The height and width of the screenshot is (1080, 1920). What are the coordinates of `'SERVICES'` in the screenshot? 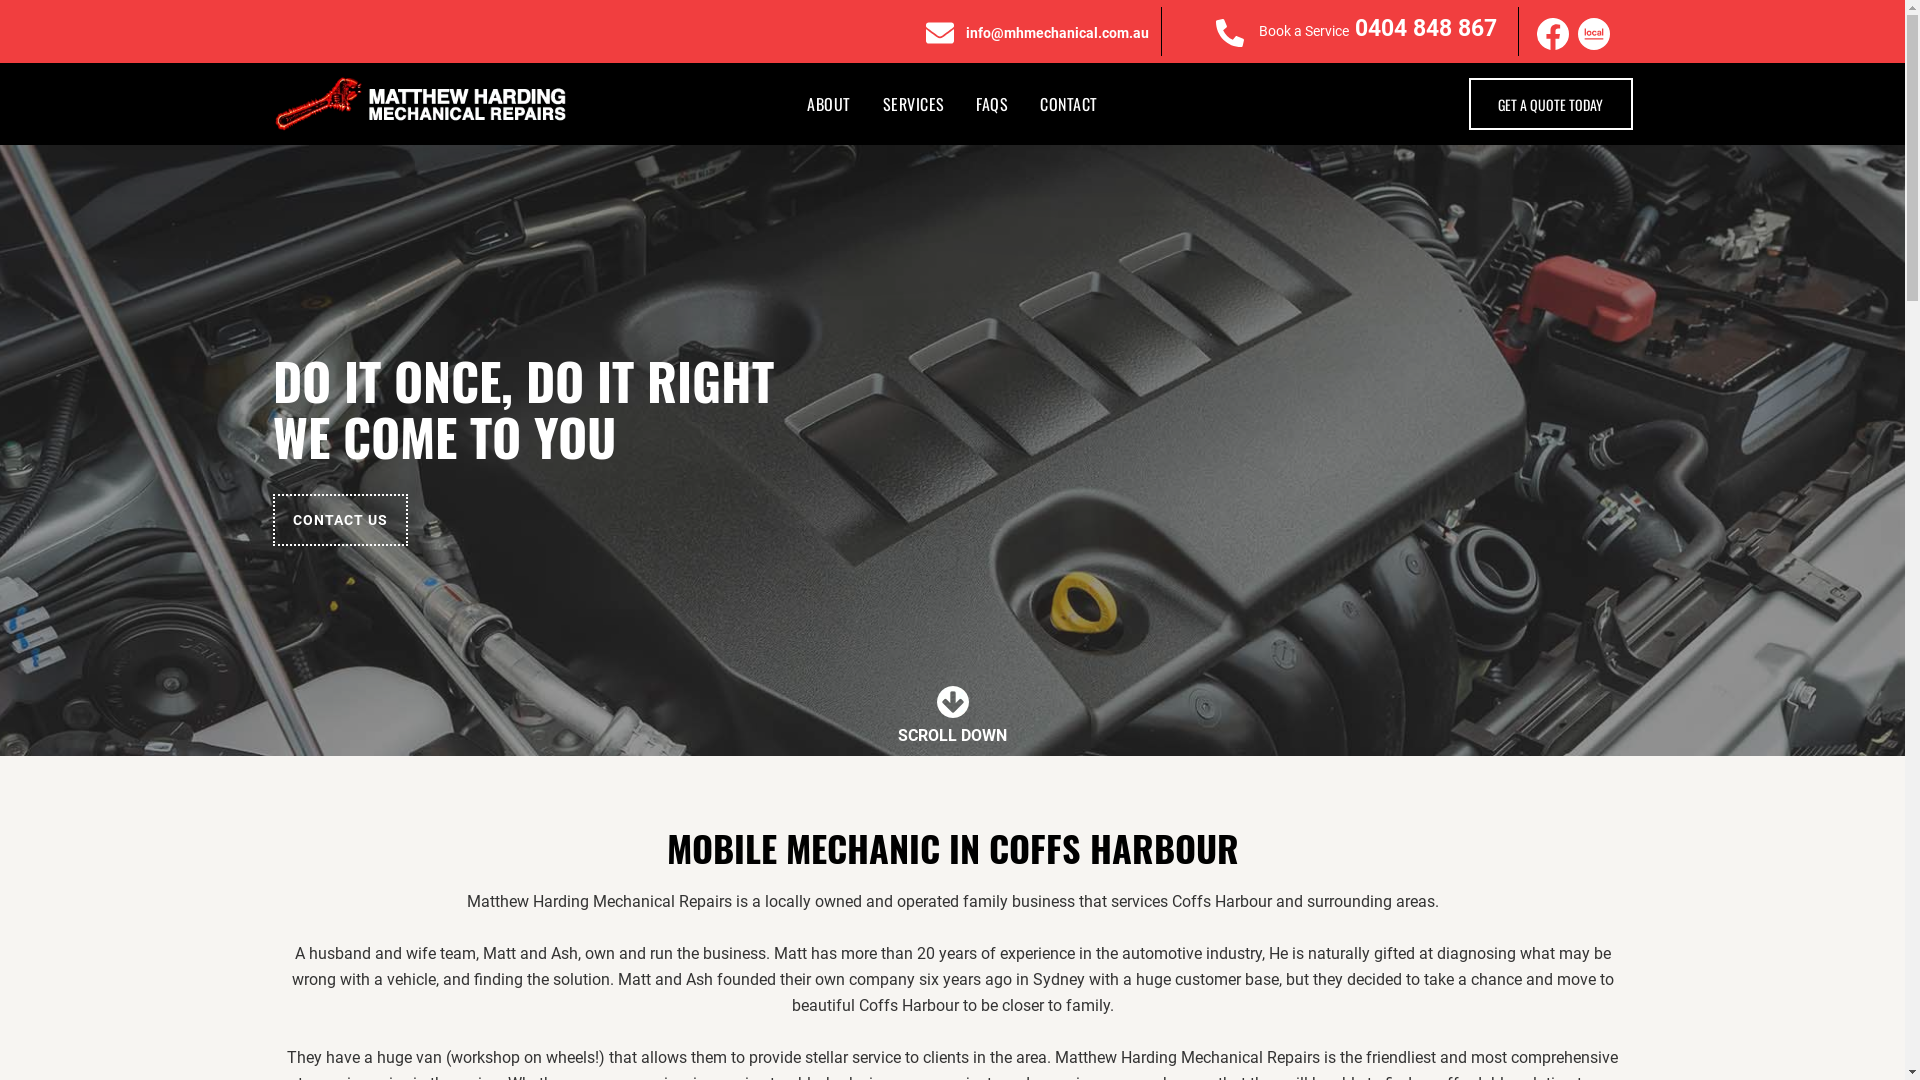 It's located at (912, 104).